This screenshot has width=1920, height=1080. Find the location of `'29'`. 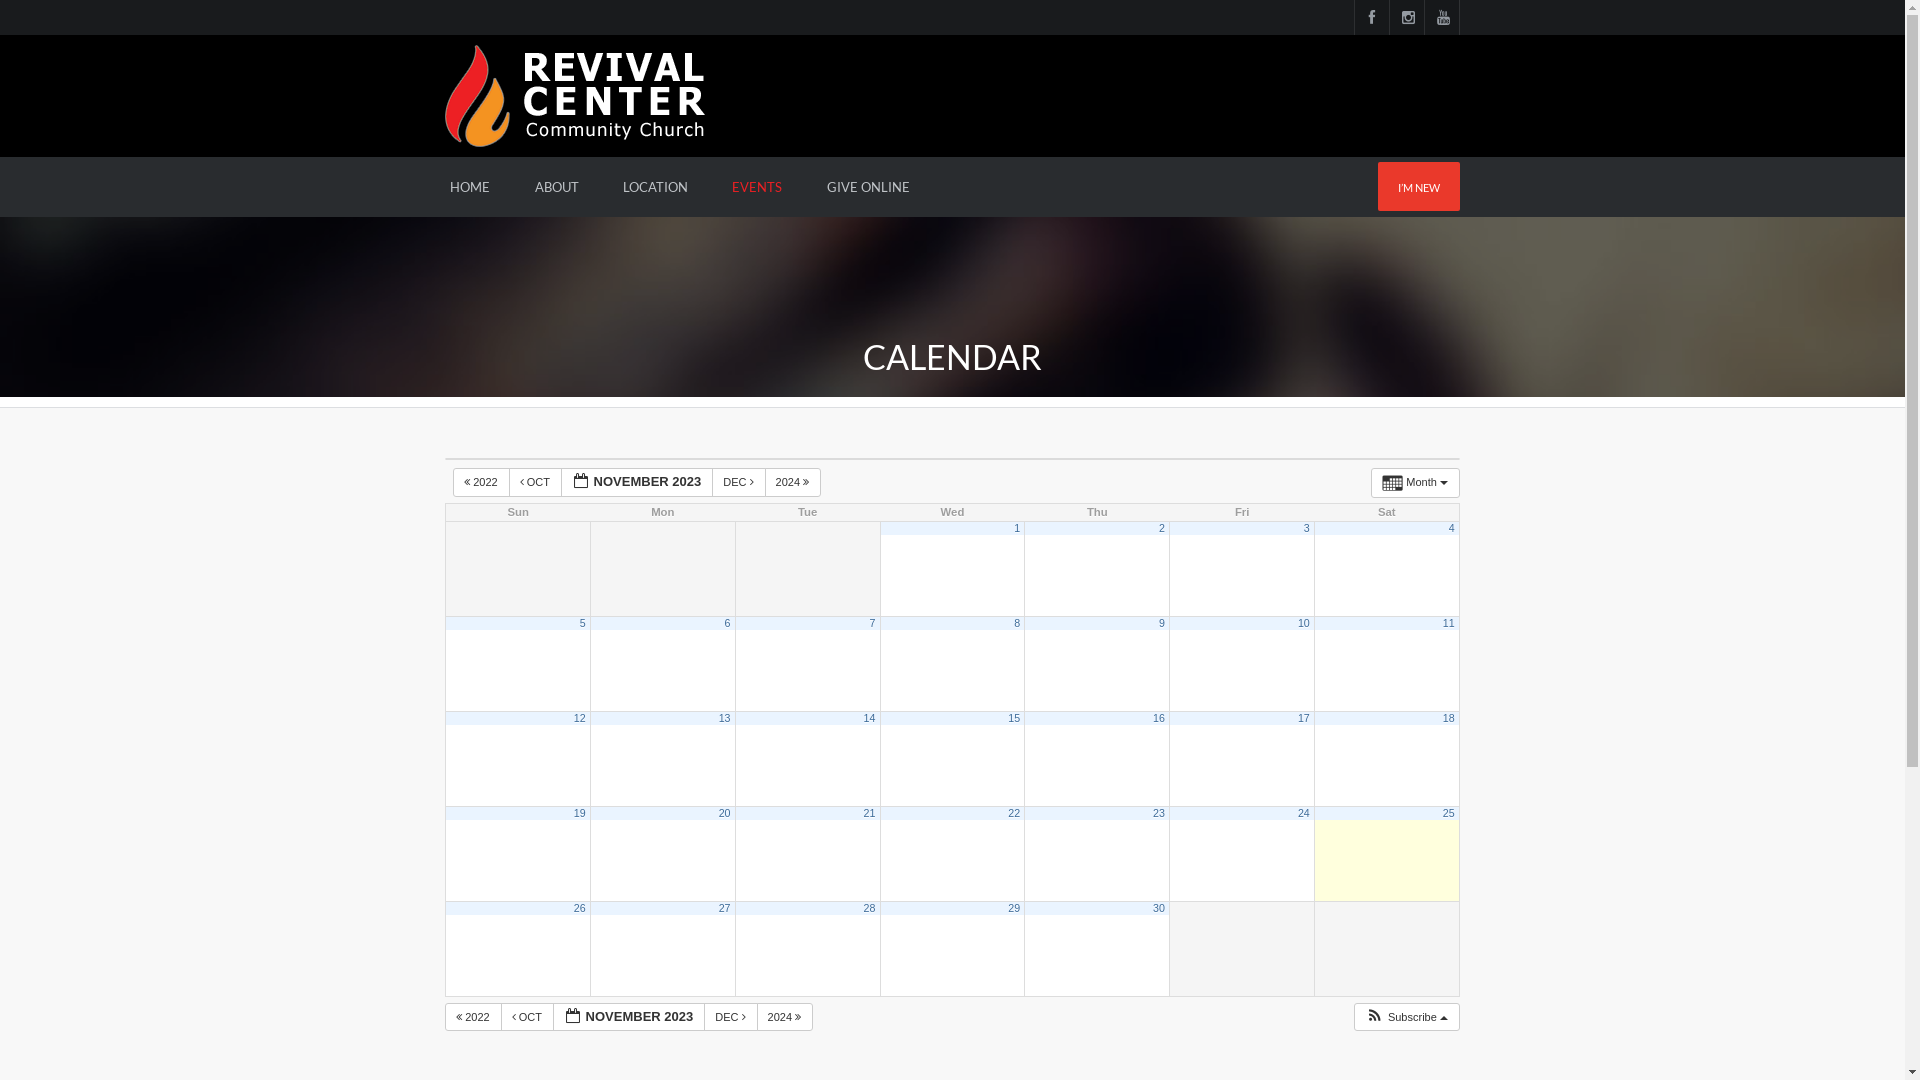

'29' is located at coordinates (1013, 907).